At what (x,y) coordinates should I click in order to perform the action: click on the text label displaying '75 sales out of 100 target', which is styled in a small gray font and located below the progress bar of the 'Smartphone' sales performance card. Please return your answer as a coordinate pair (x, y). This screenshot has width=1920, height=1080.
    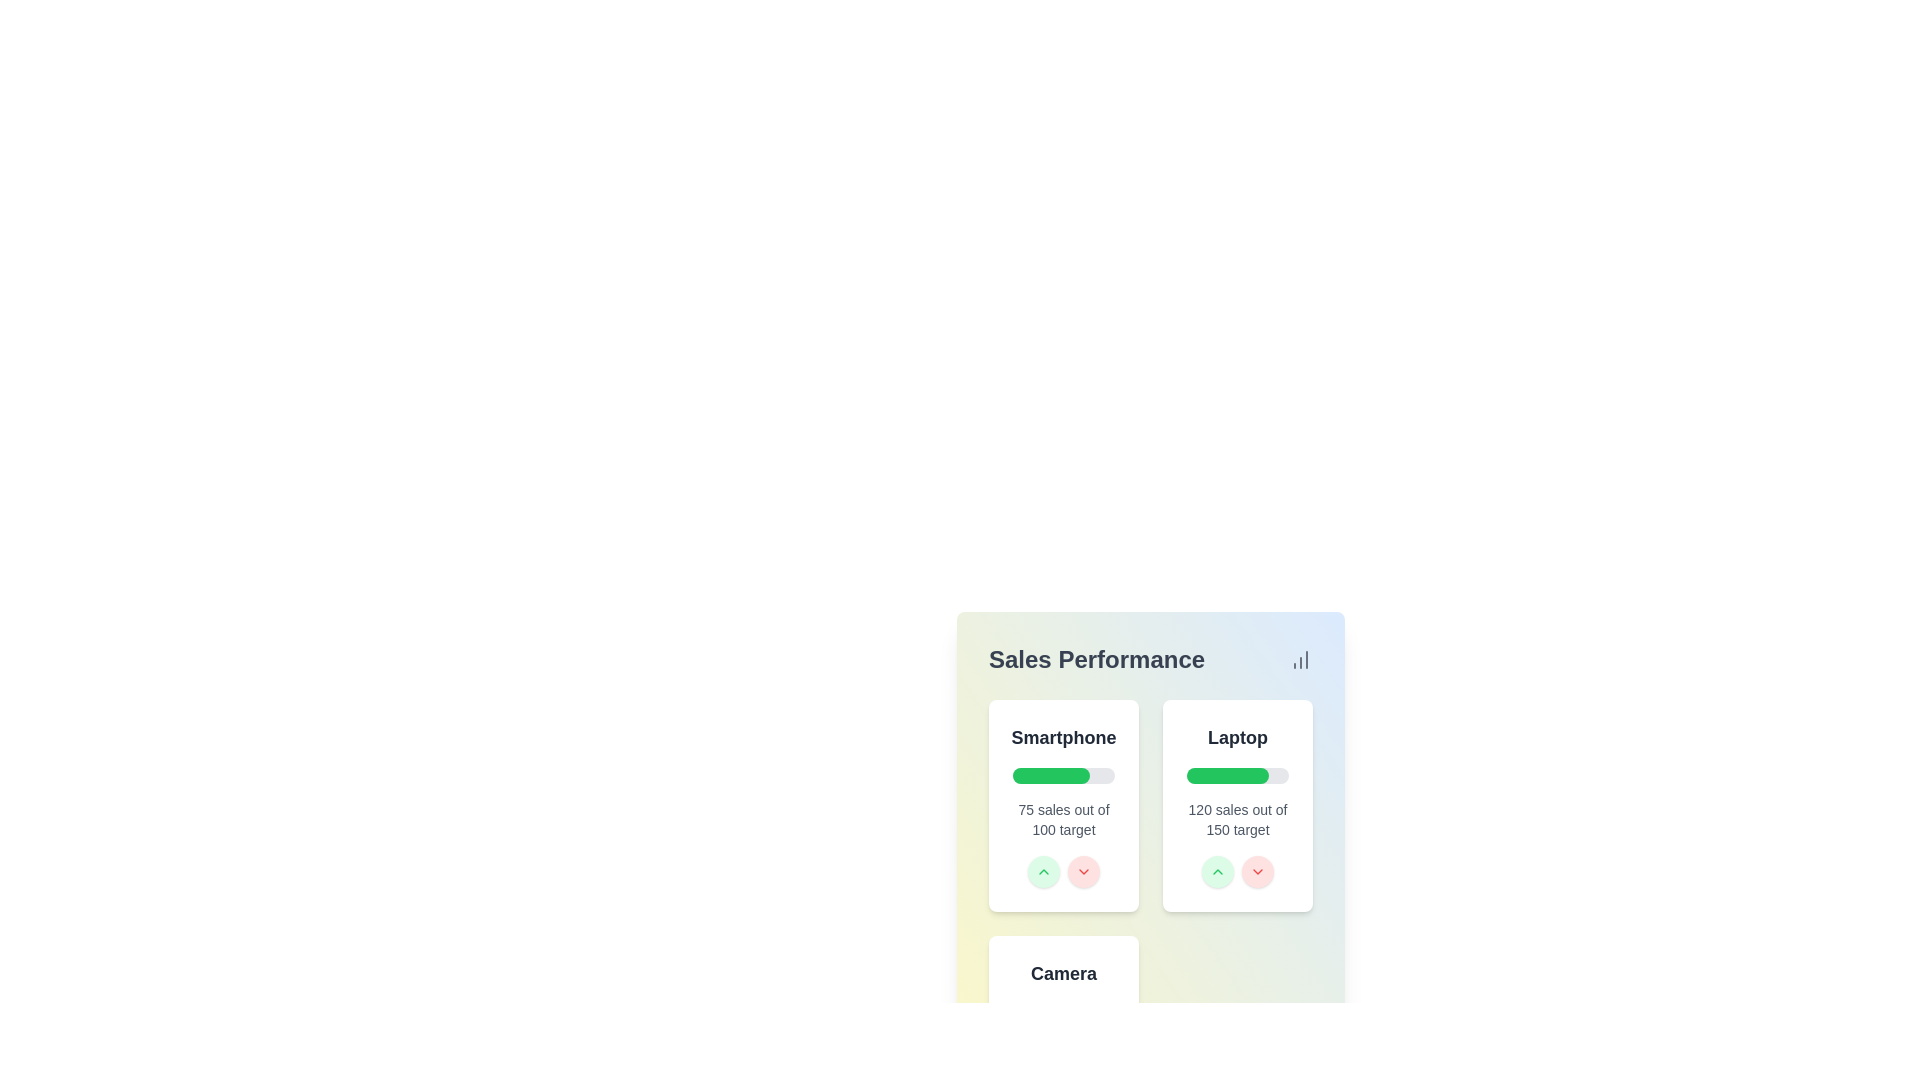
    Looking at the image, I should click on (1063, 820).